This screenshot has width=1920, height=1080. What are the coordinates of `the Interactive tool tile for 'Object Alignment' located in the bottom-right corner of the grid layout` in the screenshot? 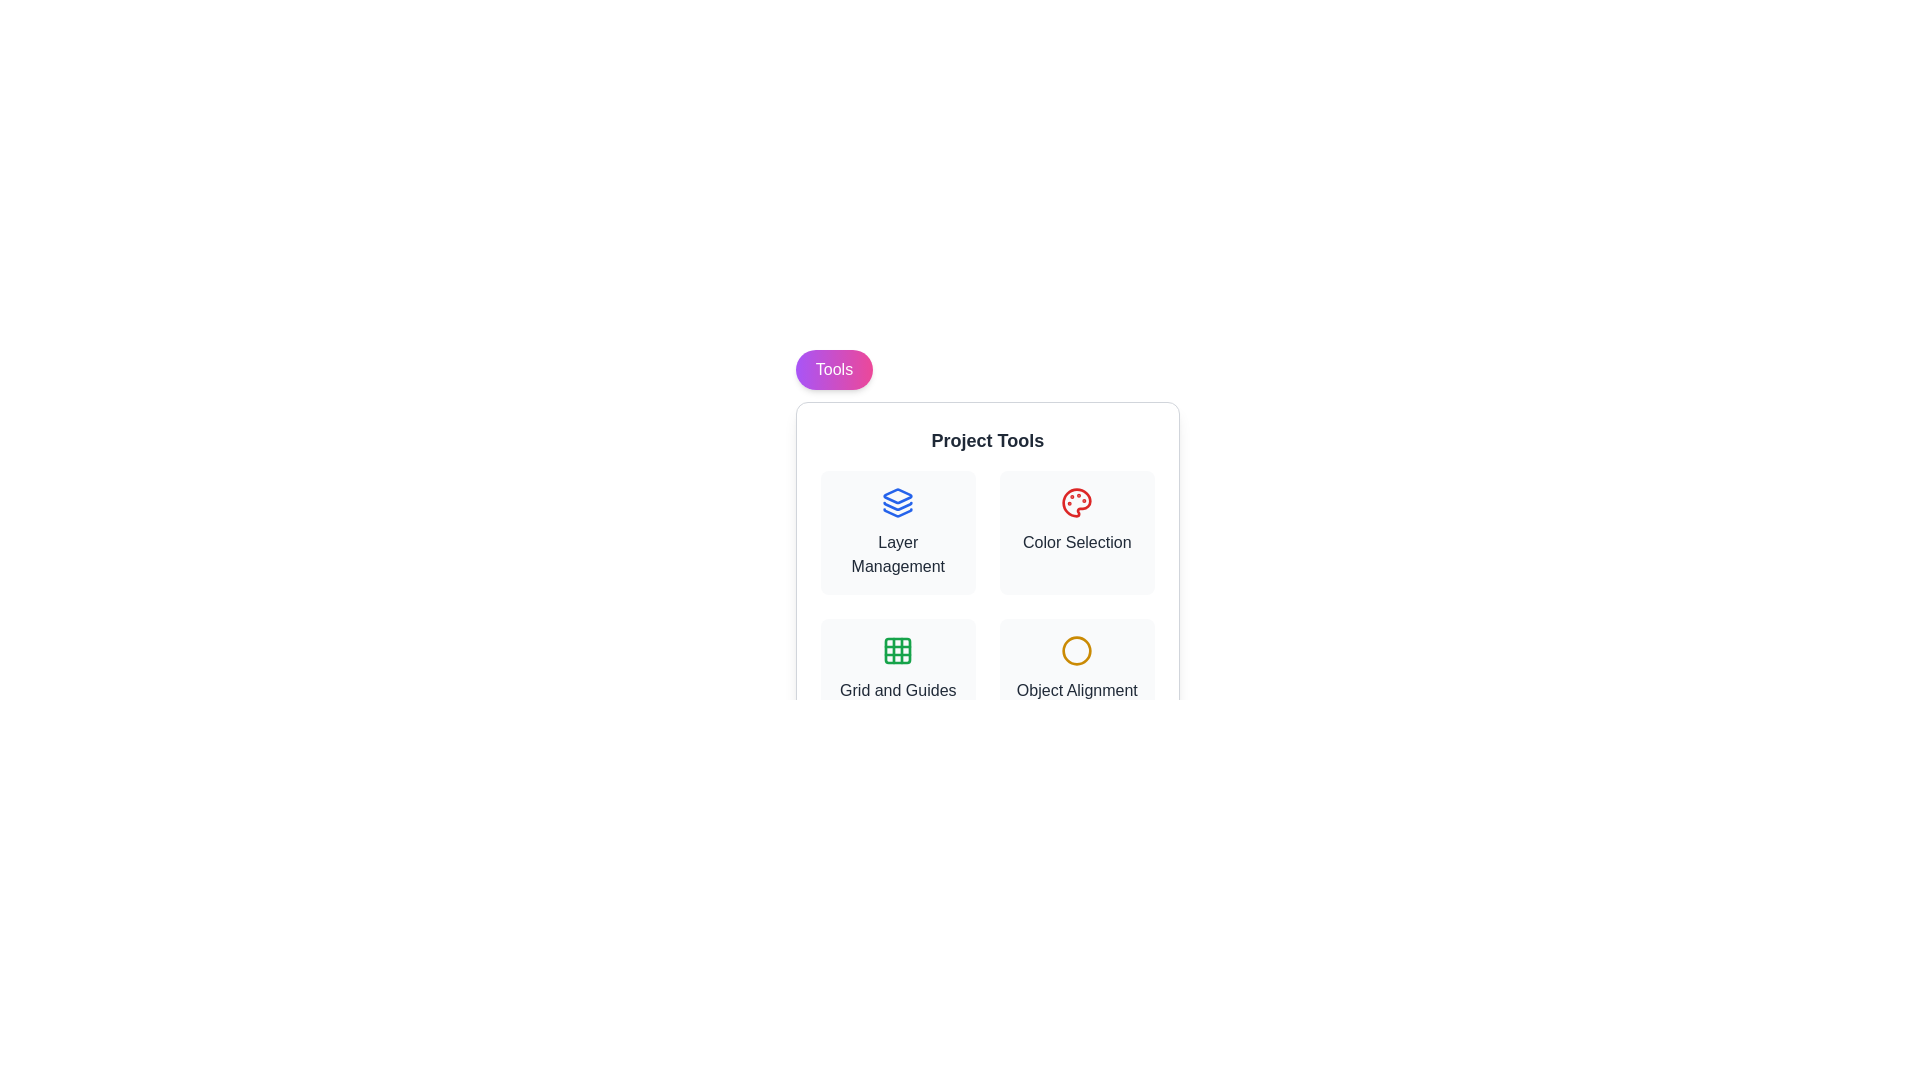 It's located at (1075, 668).